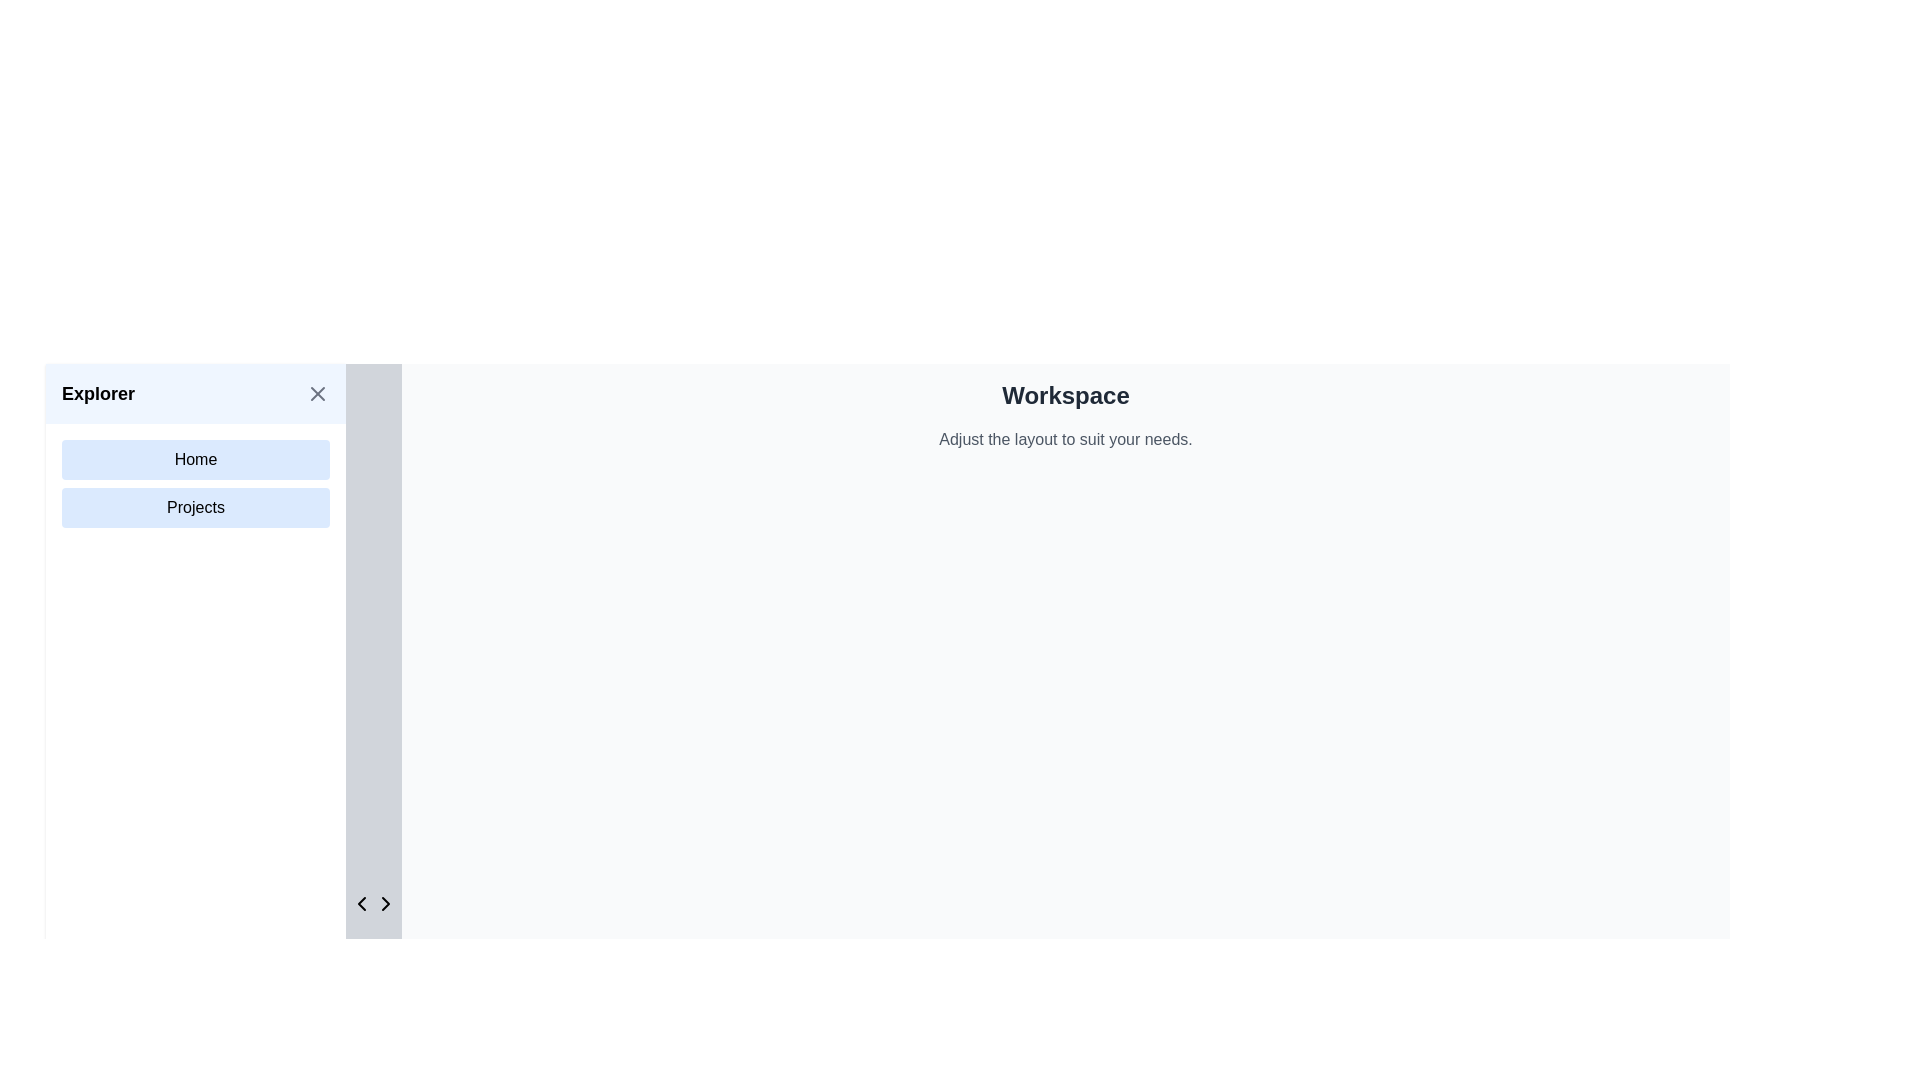  Describe the element at coordinates (196, 459) in the screenshot. I see `the Home navigation button located at the top of the vertical stack of buttons within the 'Explorer' panel` at that location.